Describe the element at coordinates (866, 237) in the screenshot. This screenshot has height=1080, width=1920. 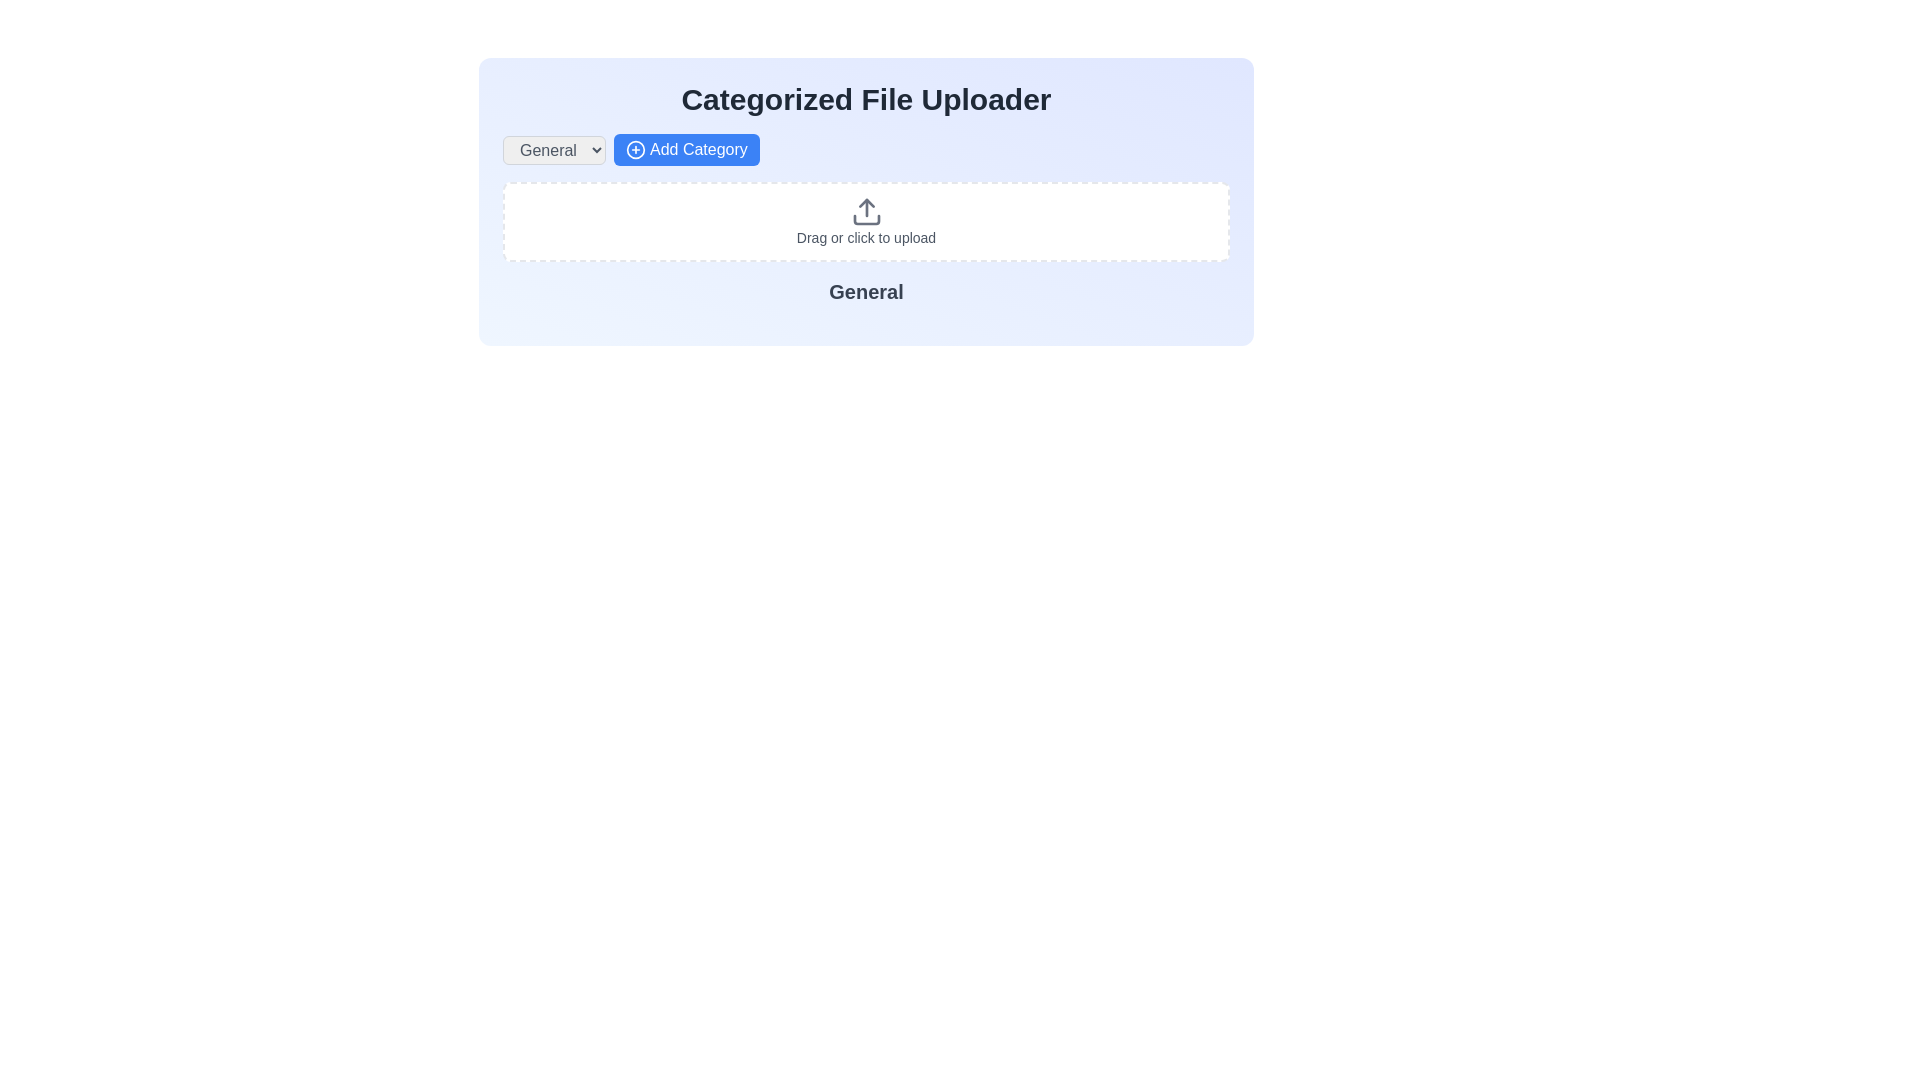
I see `the text label that provides instructions about the upload functionality, which is located within a bordered, dashed box in the center of the UI` at that location.